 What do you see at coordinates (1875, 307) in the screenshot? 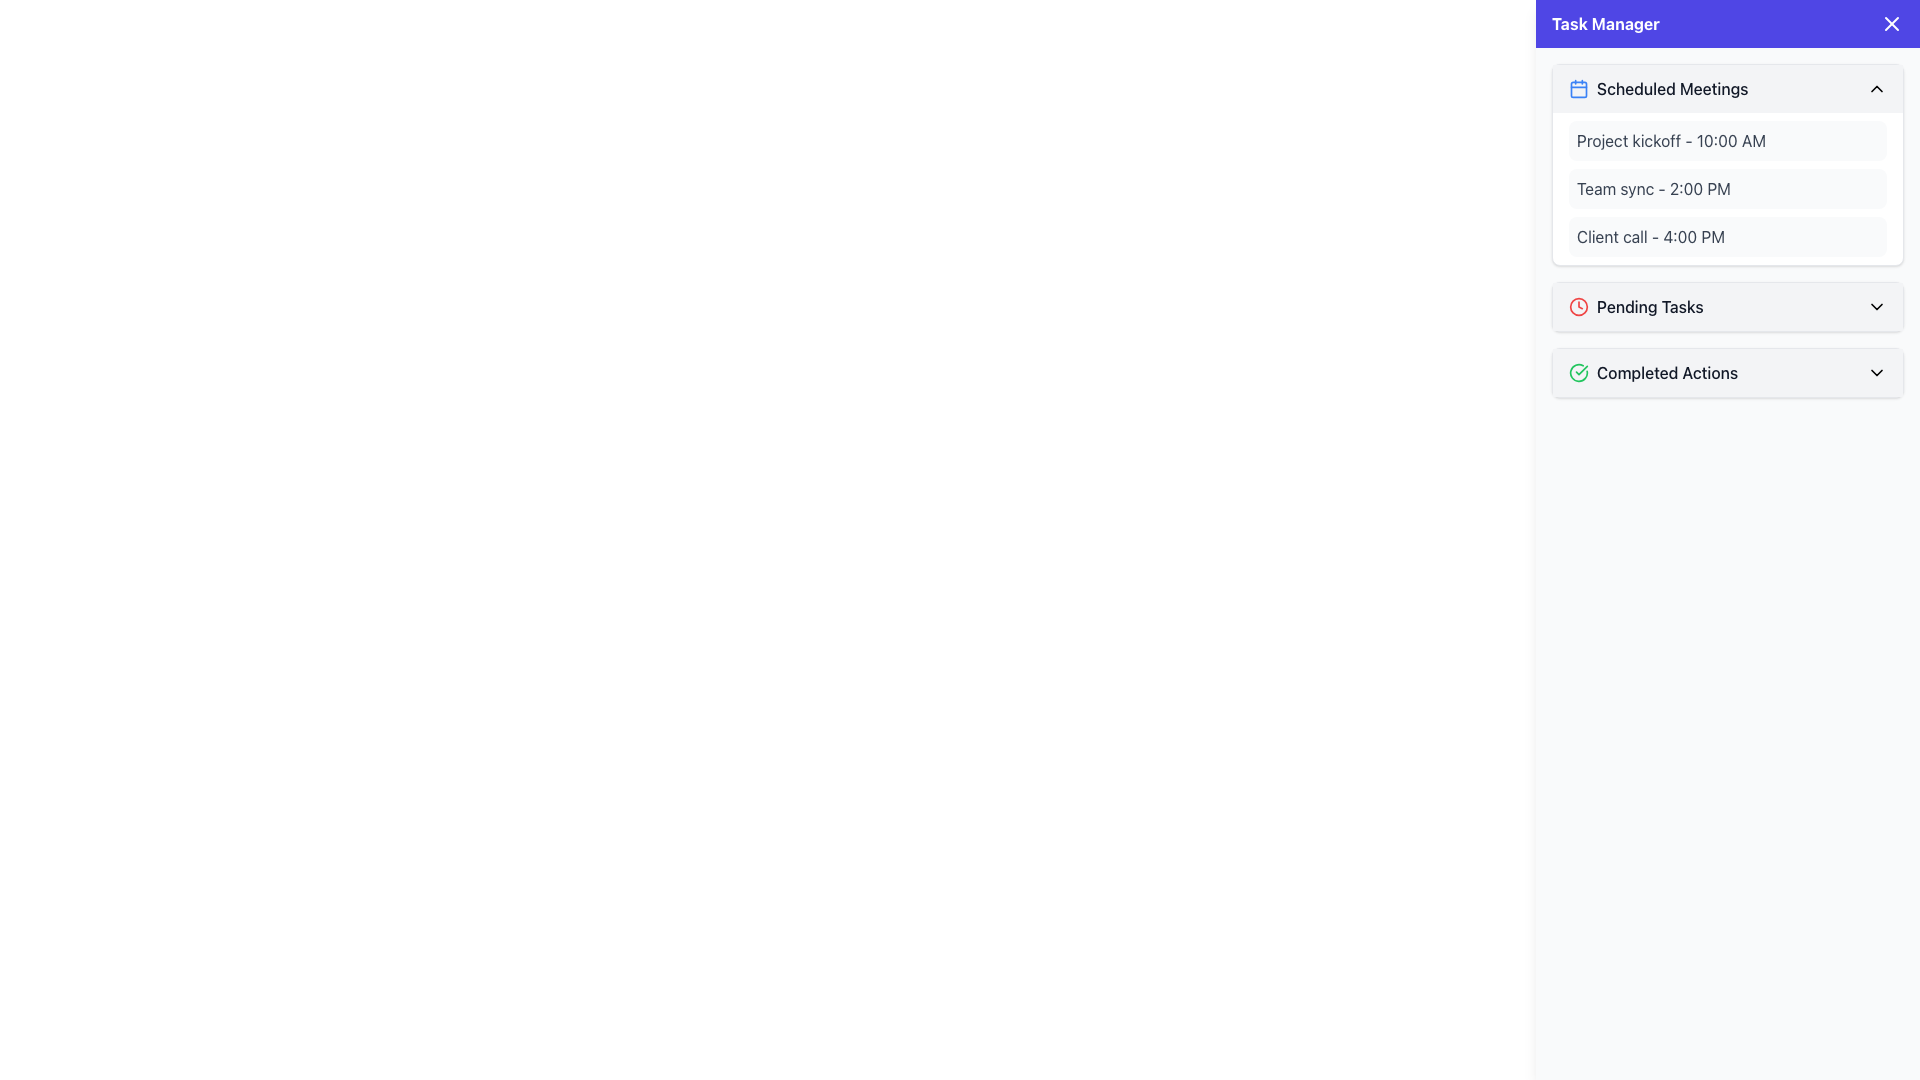
I see `the downward-pointing chevron icon adjacent to the 'Pending Tasks' label` at bounding box center [1875, 307].